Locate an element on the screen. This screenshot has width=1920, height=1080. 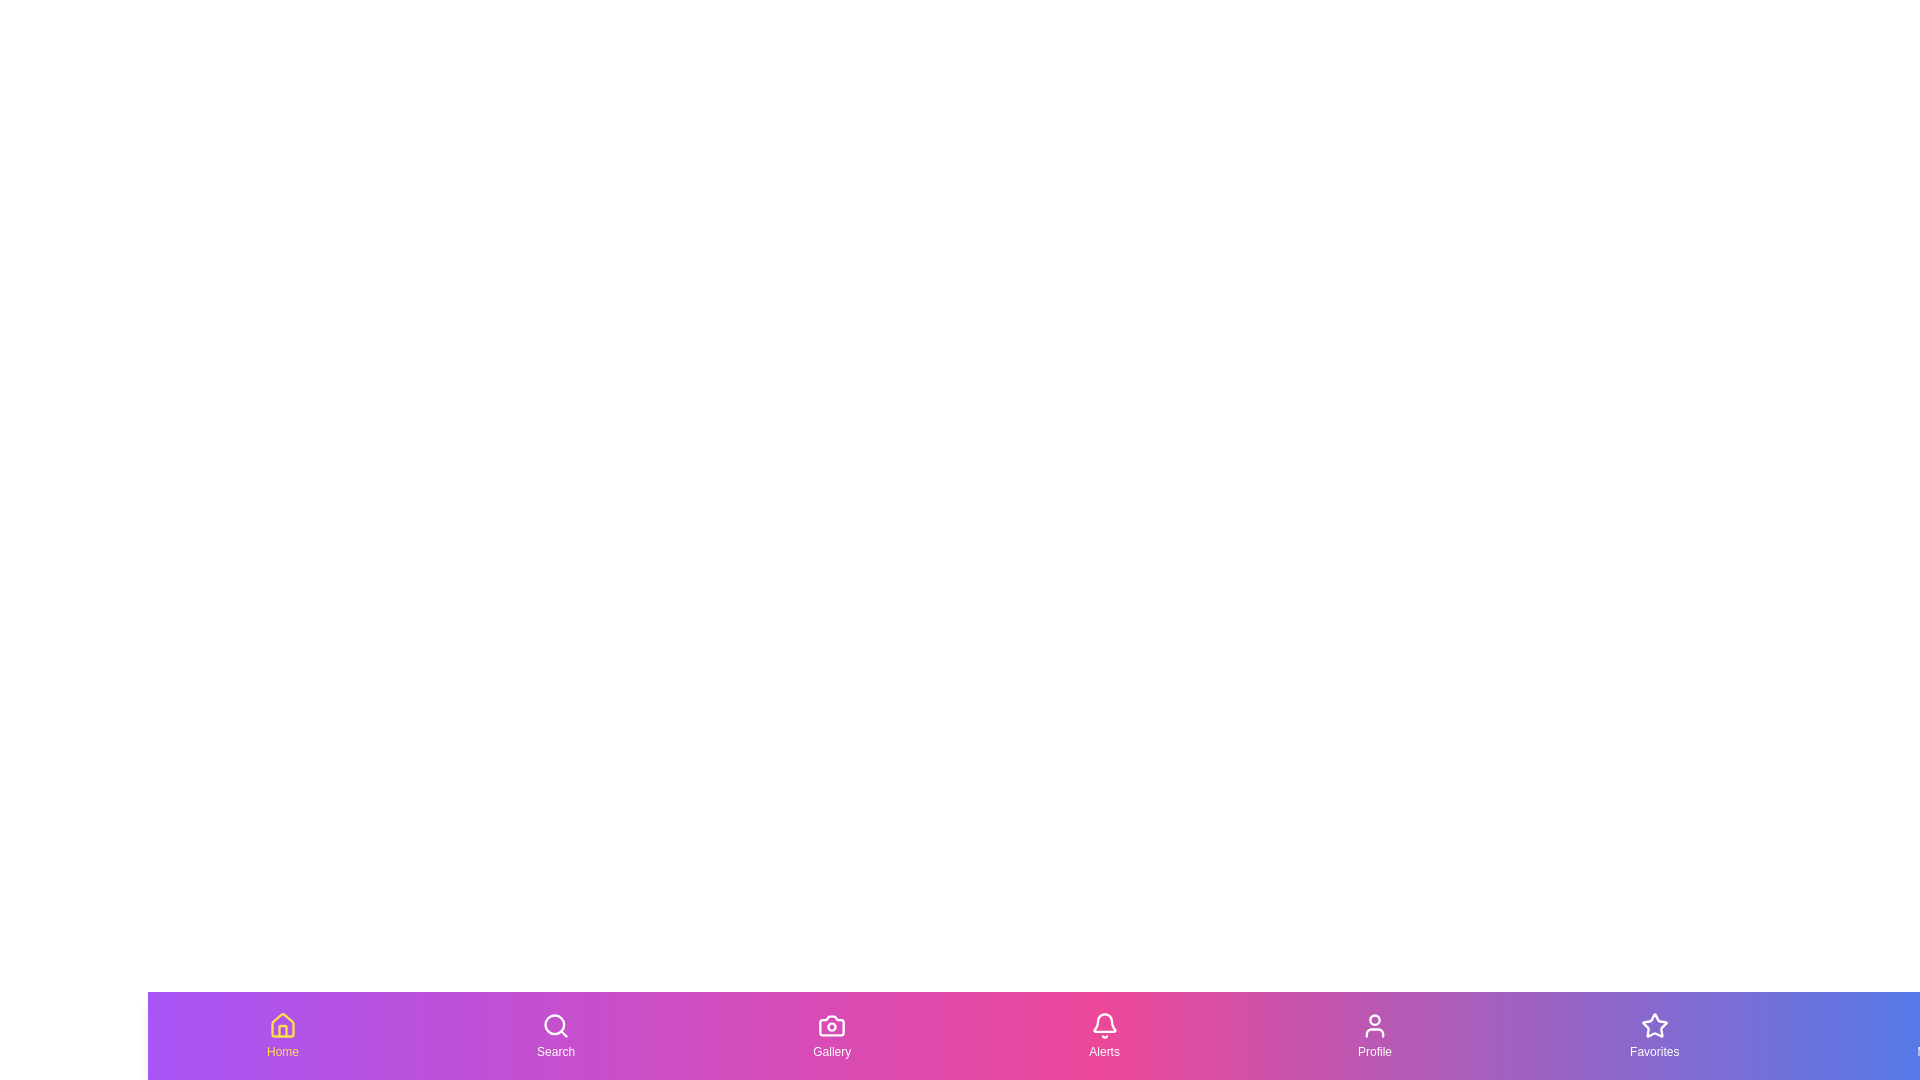
the Search tab by clicking on its button is located at coordinates (556, 1035).